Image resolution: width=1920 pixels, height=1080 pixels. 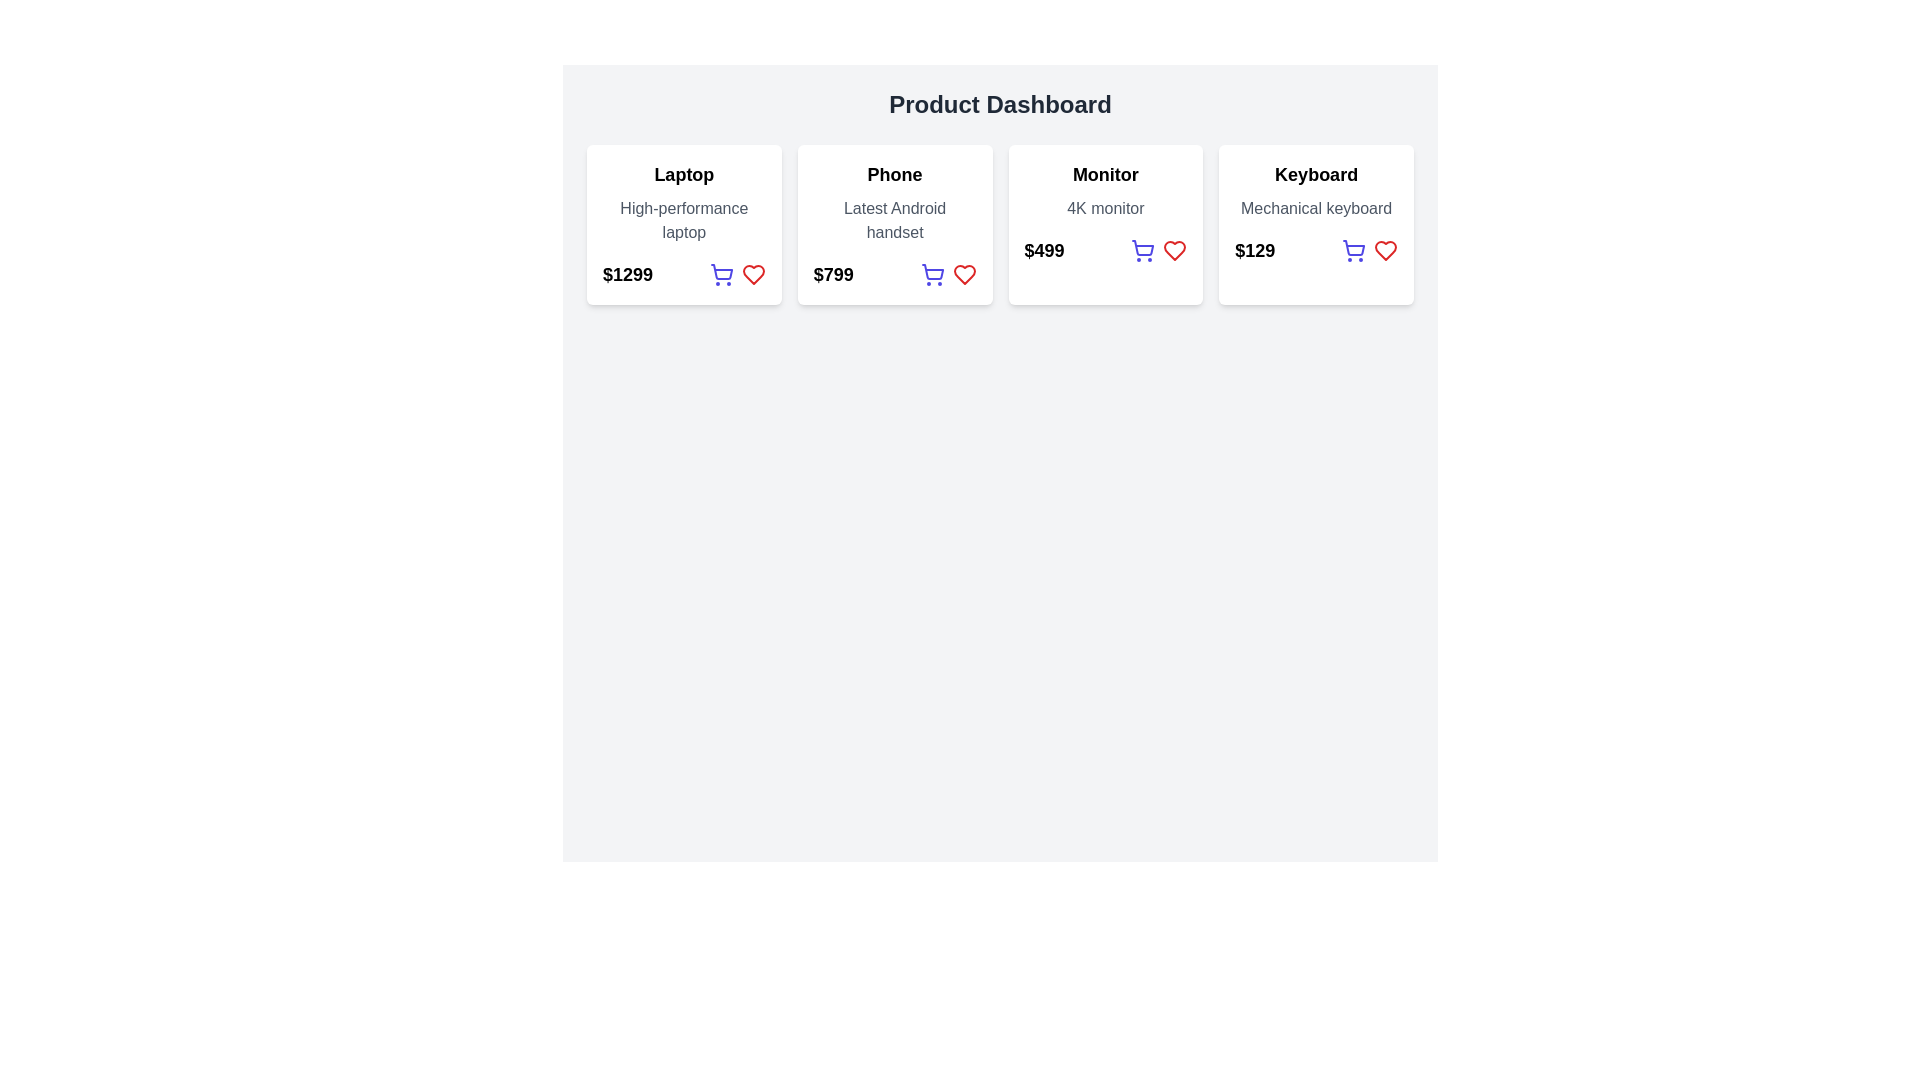 What do you see at coordinates (627, 274) in the screenshot?
I see `the text label displaying the price "$1299" in bold typography, located near the bottom-left corner of the first product card` at bounding box center [627, 274].